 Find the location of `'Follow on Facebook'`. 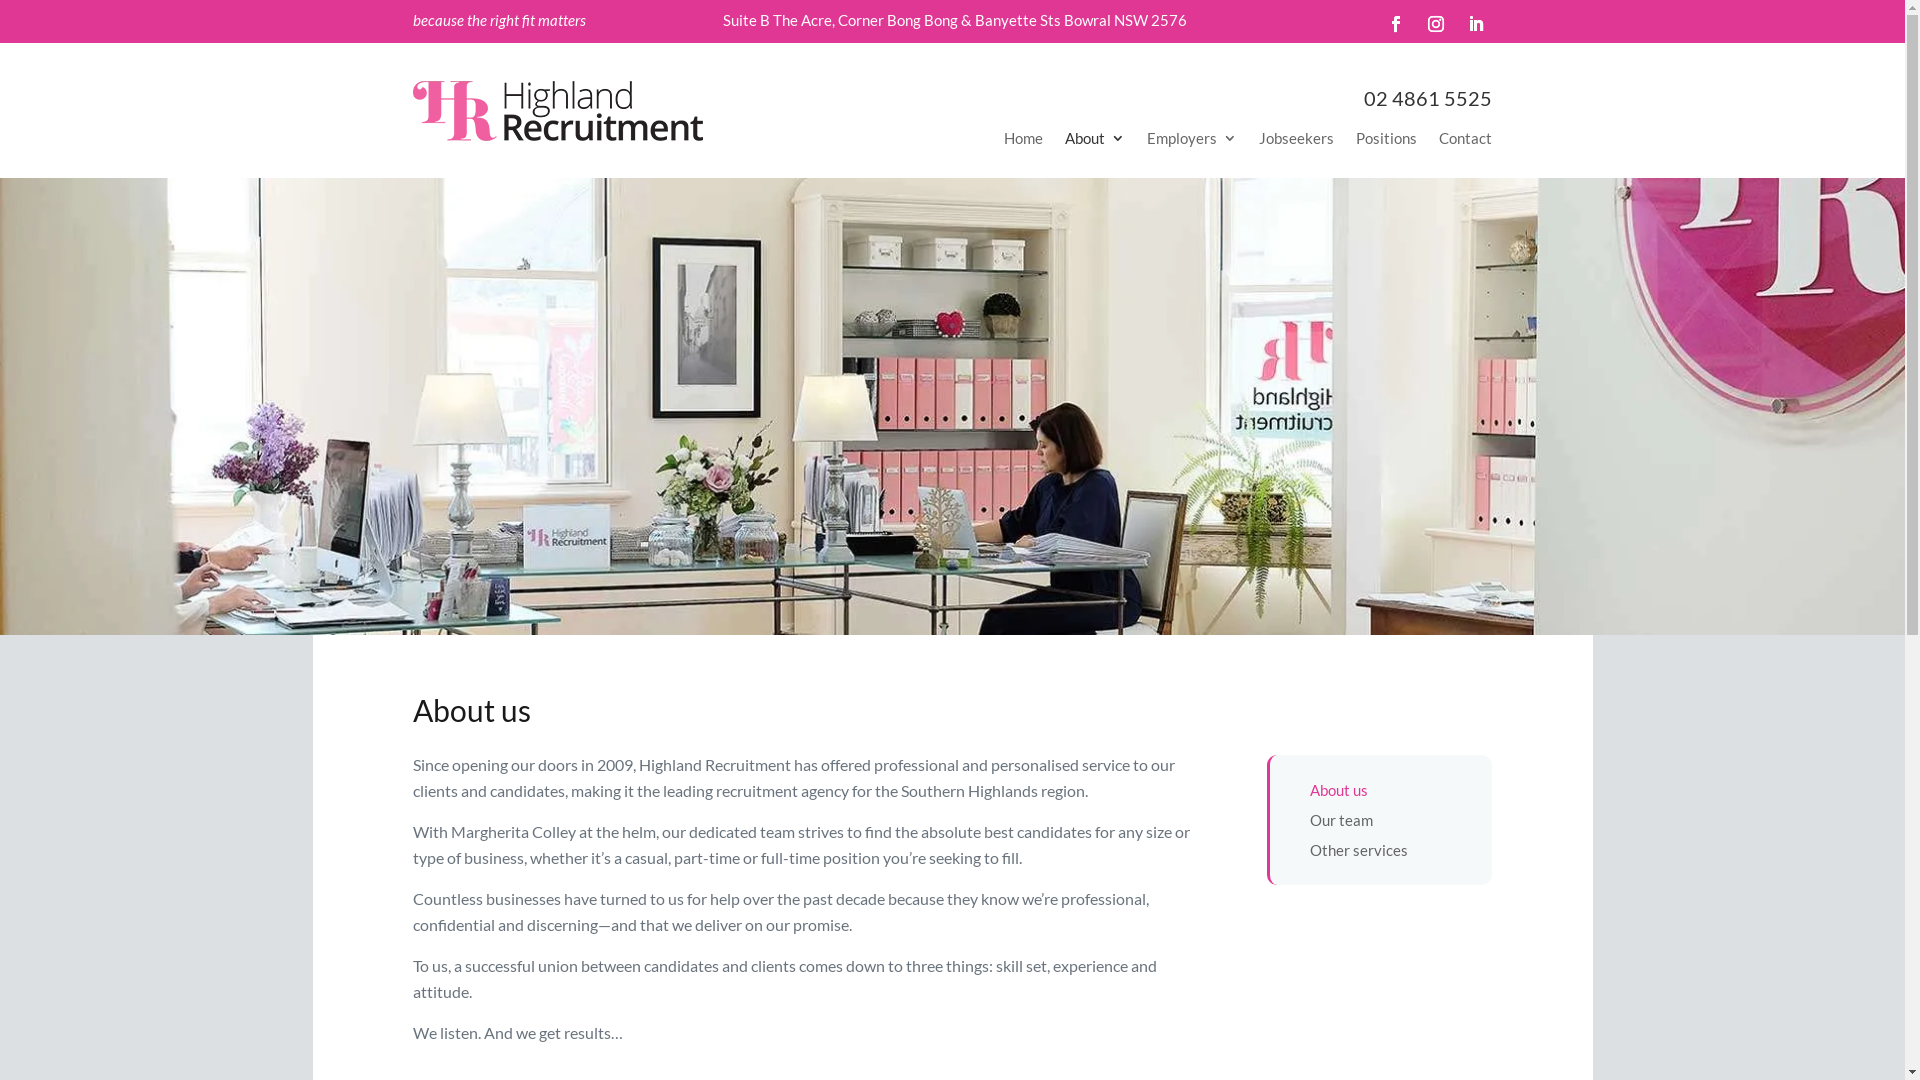

'Follow on Facebook' is located at coordinates (1395, 23).